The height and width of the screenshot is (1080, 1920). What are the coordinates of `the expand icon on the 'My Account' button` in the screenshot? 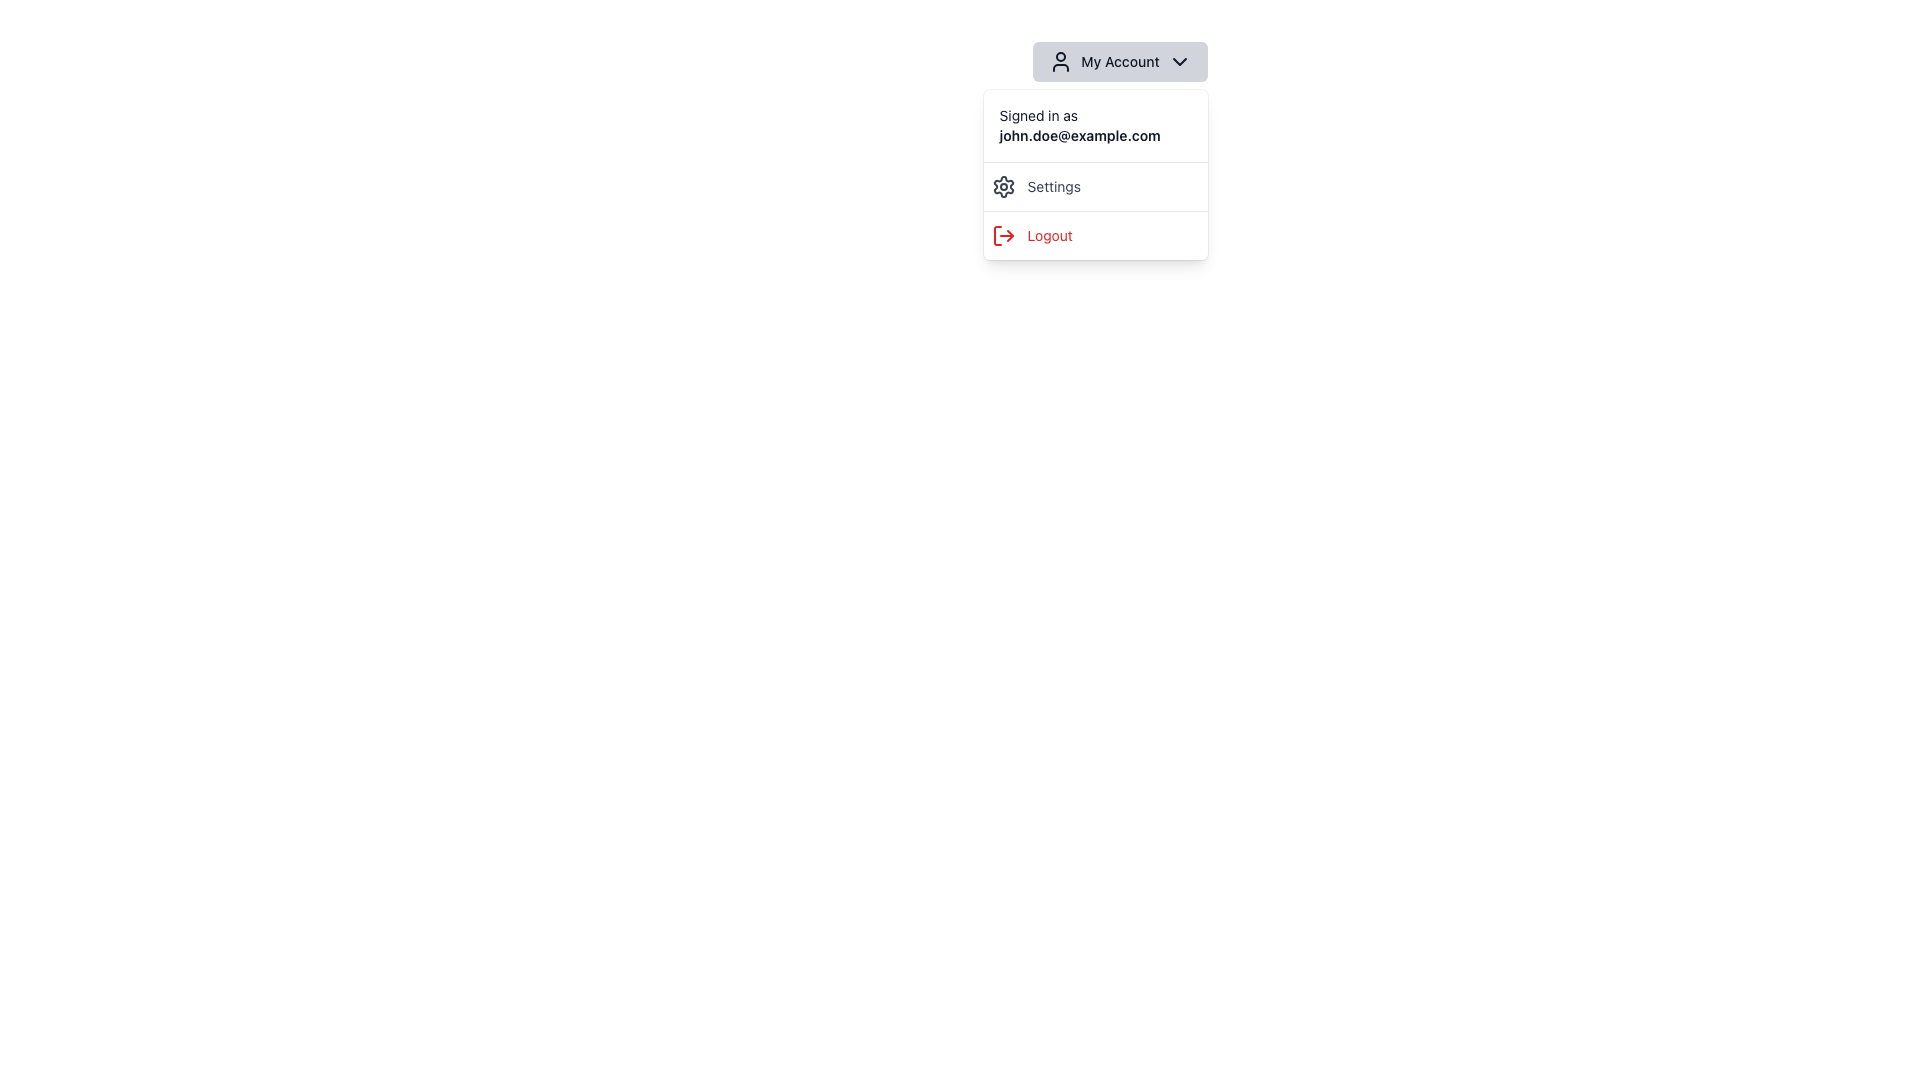 It's located at (1179, 60).